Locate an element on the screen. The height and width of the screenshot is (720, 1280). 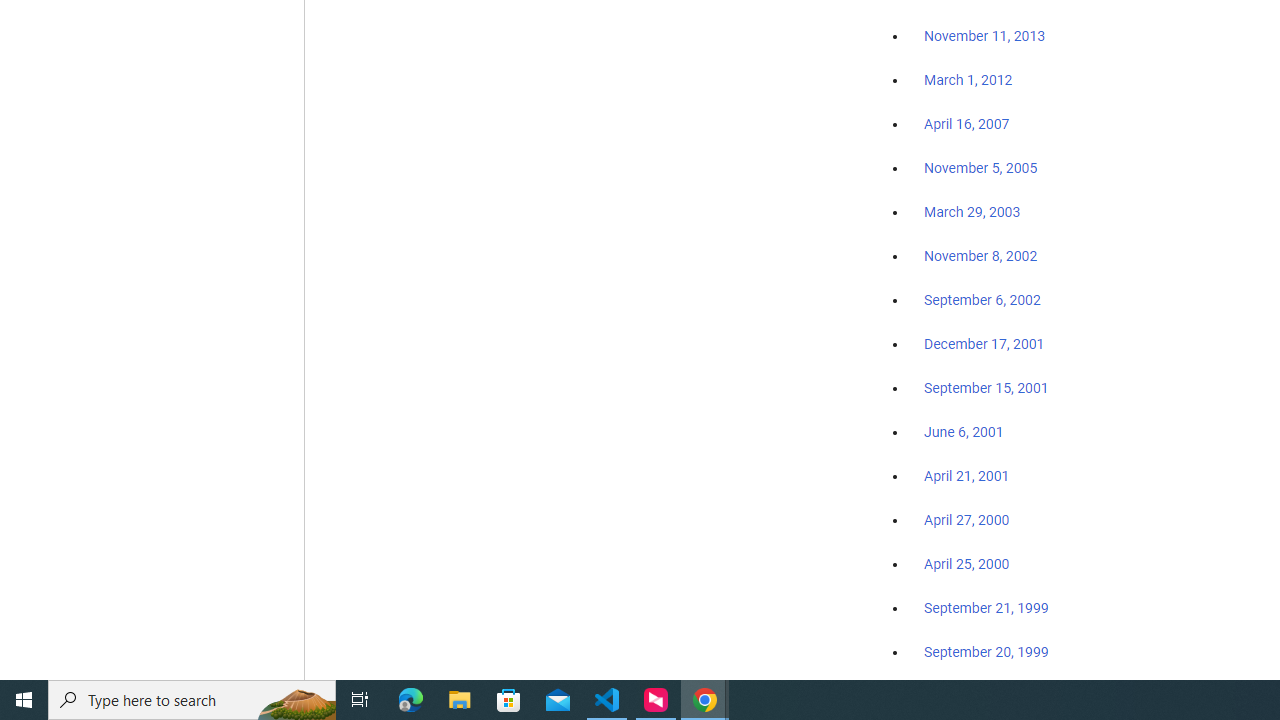
'September 6, 2002' is located at coordinates (982, 299).